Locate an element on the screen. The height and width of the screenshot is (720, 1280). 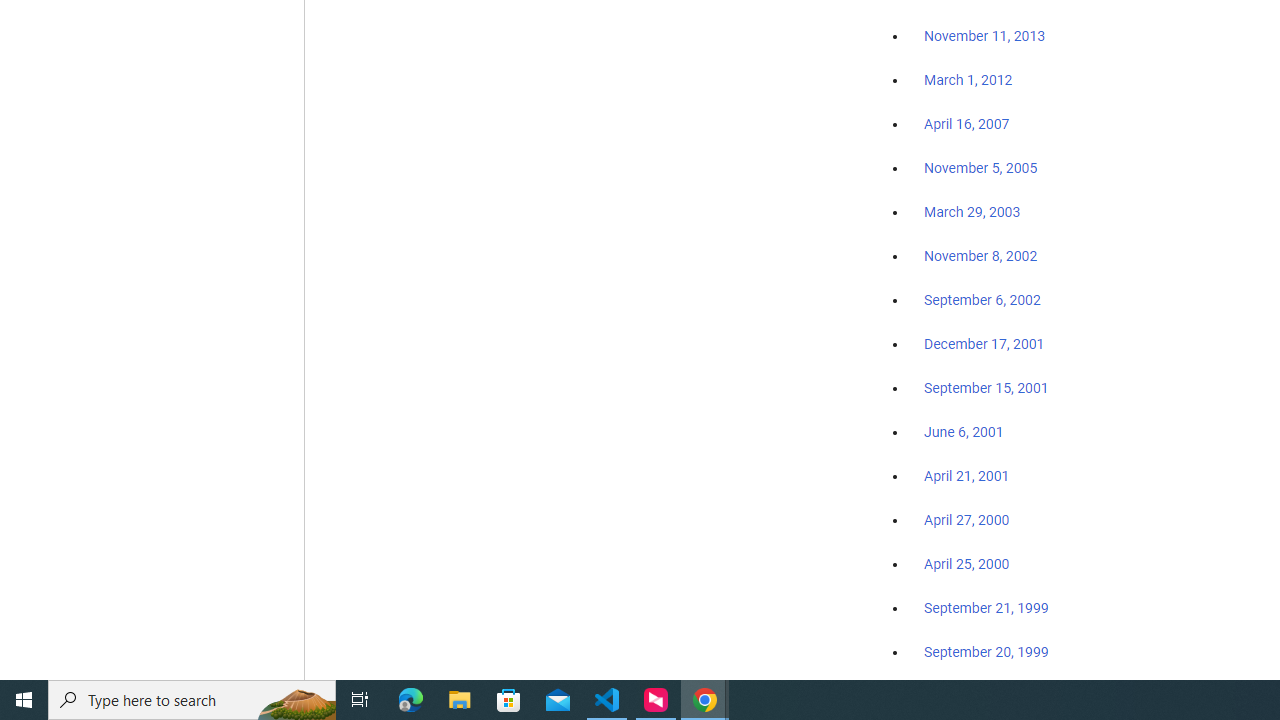
'September 6, 2002' is located at coordinates (982, 299).